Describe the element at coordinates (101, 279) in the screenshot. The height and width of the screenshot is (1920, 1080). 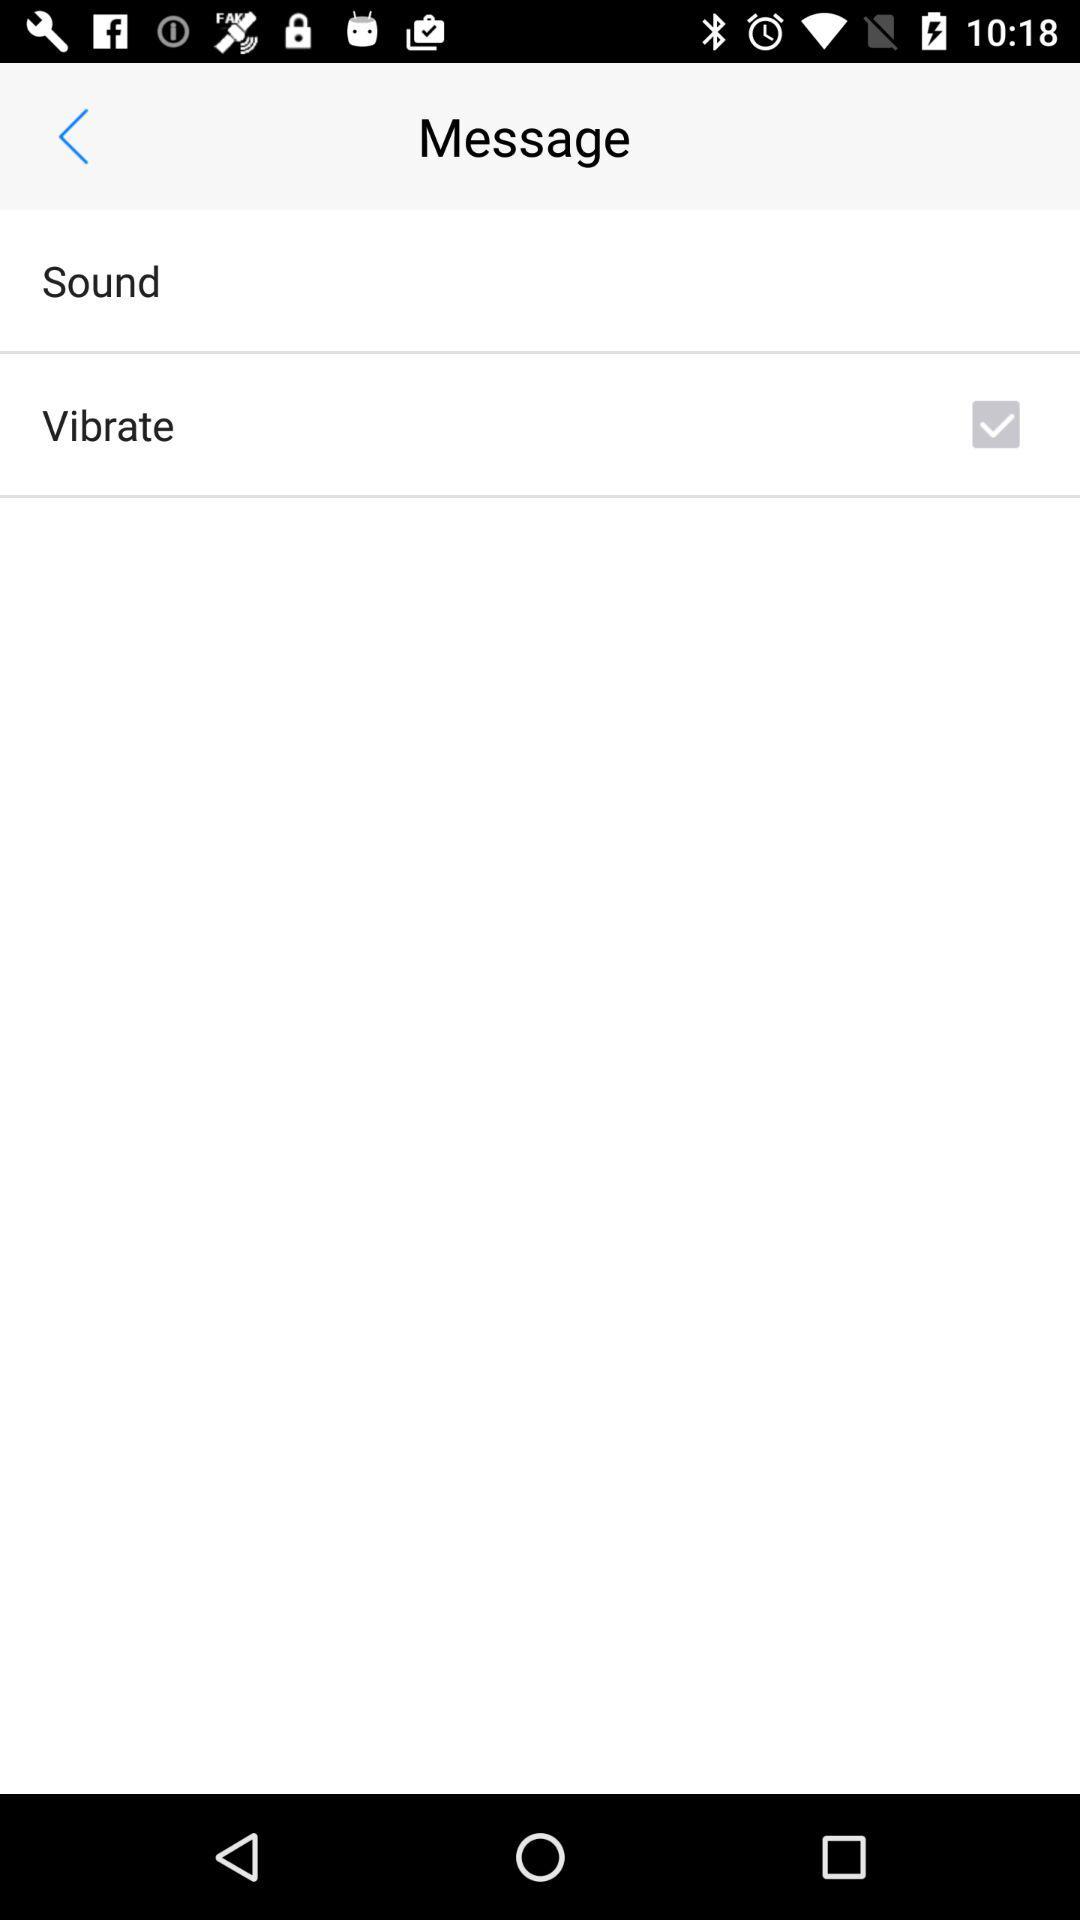
I see `the sound item` at that location.